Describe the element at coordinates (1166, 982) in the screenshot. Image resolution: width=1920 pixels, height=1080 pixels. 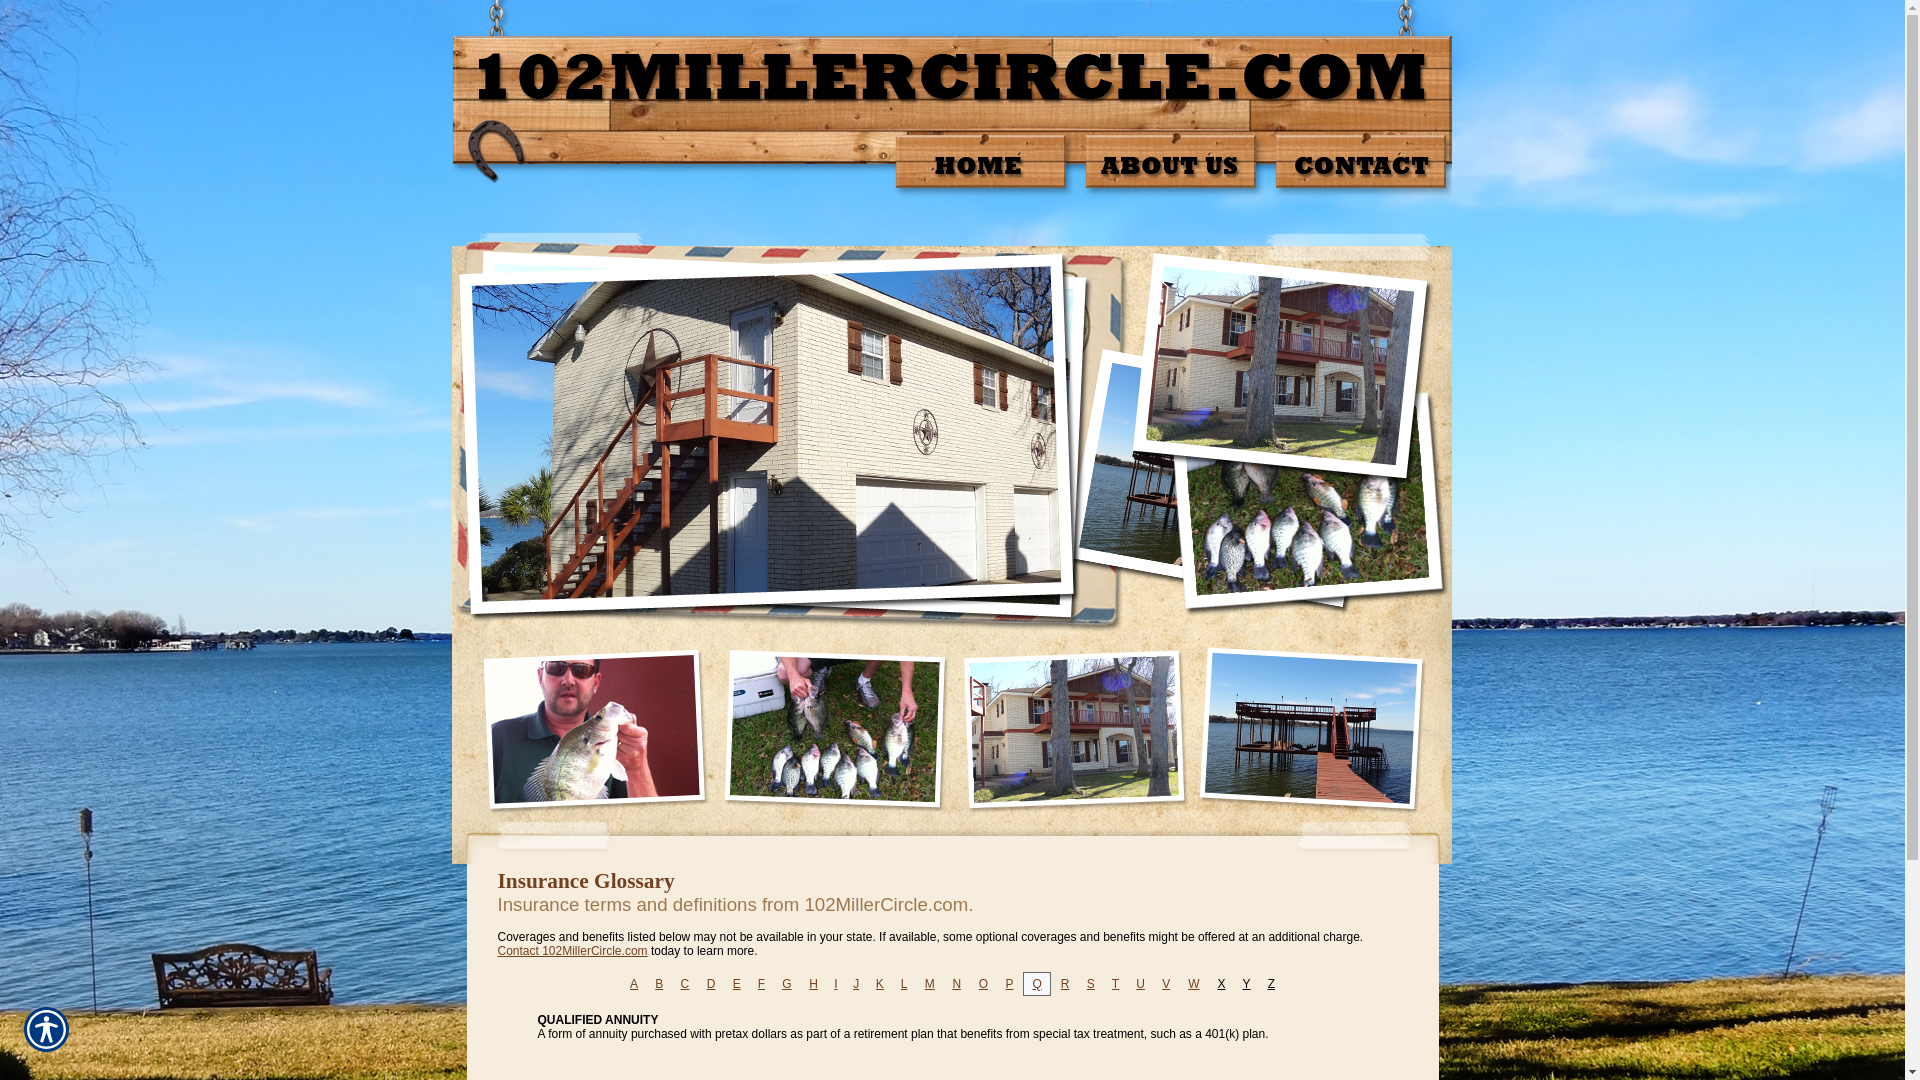
I see `'V'` at that location.